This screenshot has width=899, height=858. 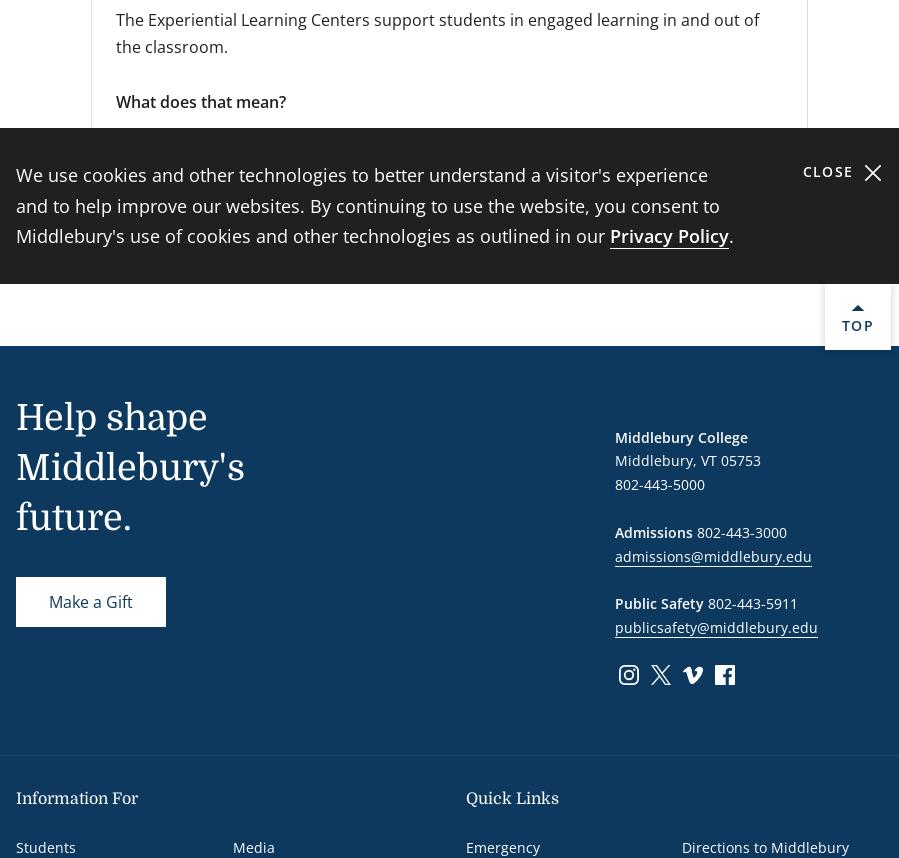 What do you see at coordinates (614, 436) in the screenshot?
I see `'Middlebury College'` at bounding box center [614, 436].